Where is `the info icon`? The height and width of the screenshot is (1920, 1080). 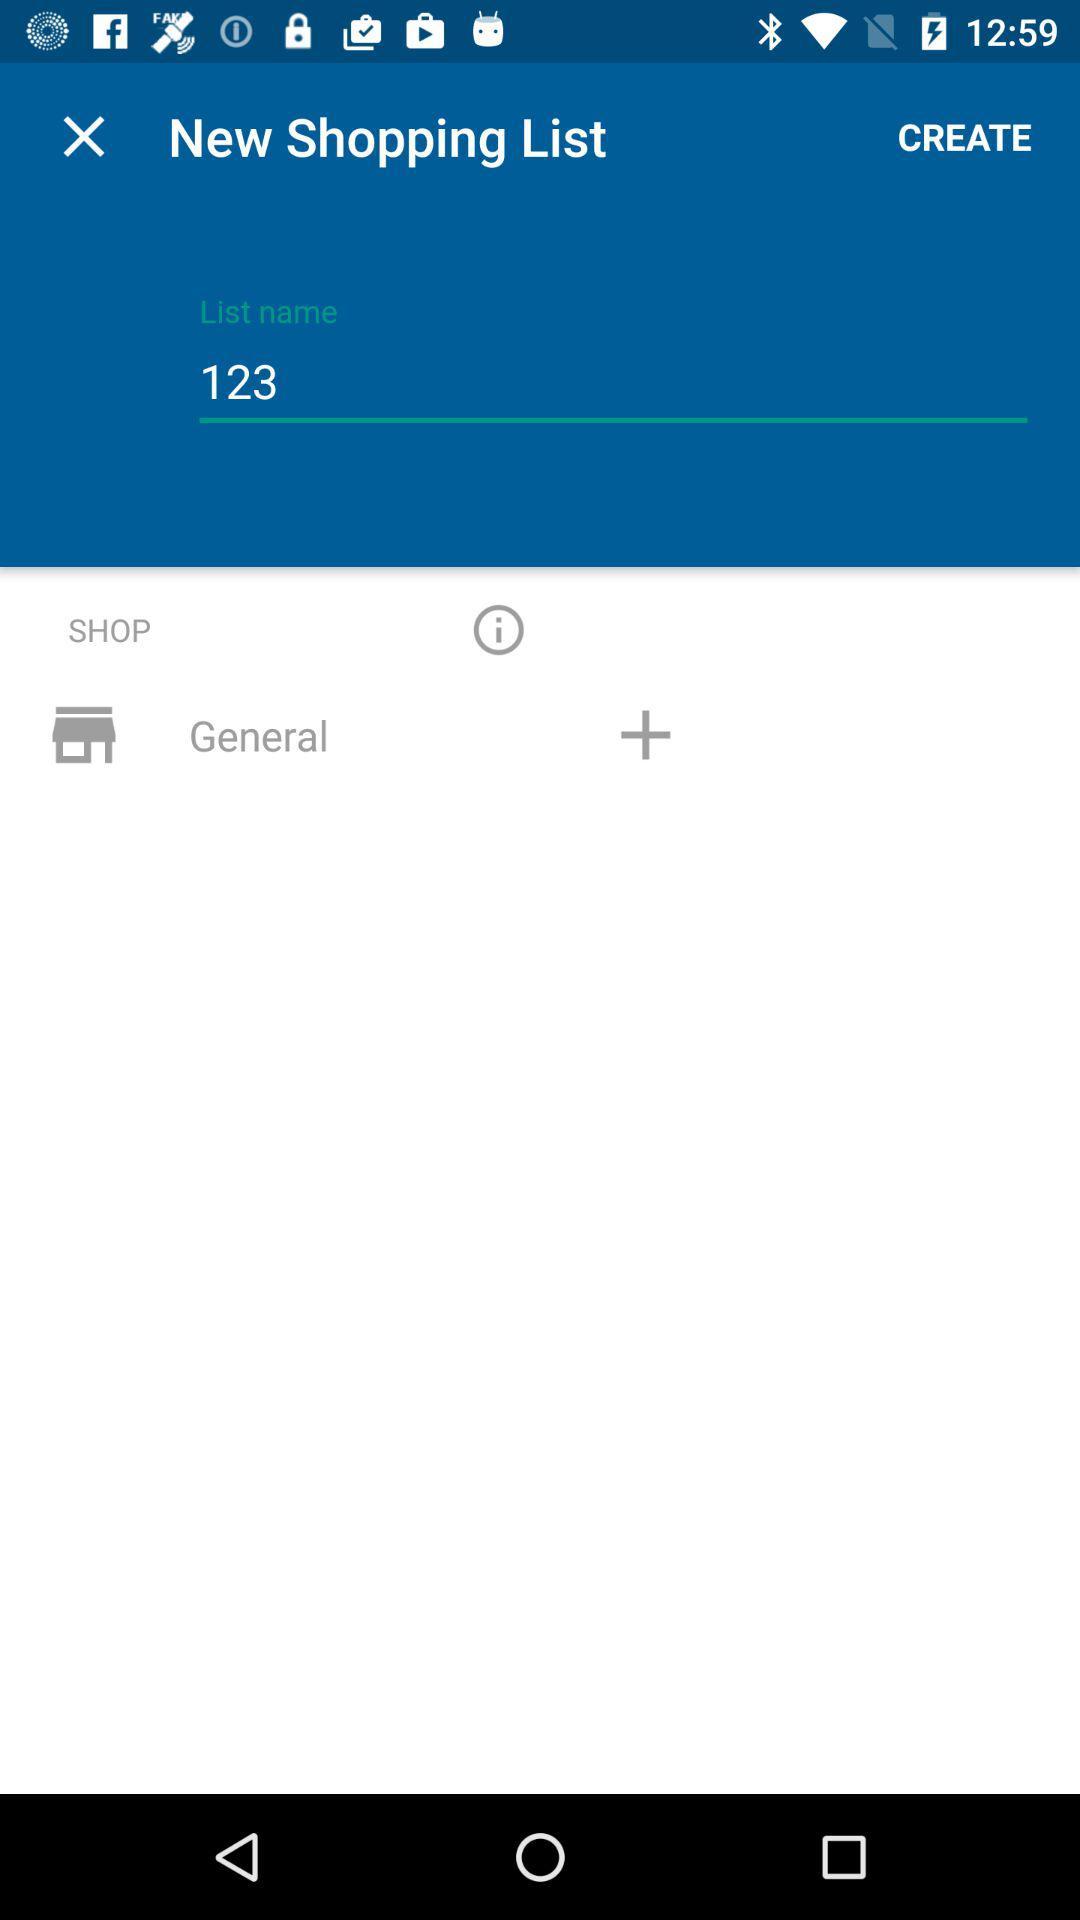 the info icon is located at coordinates (497, 628).